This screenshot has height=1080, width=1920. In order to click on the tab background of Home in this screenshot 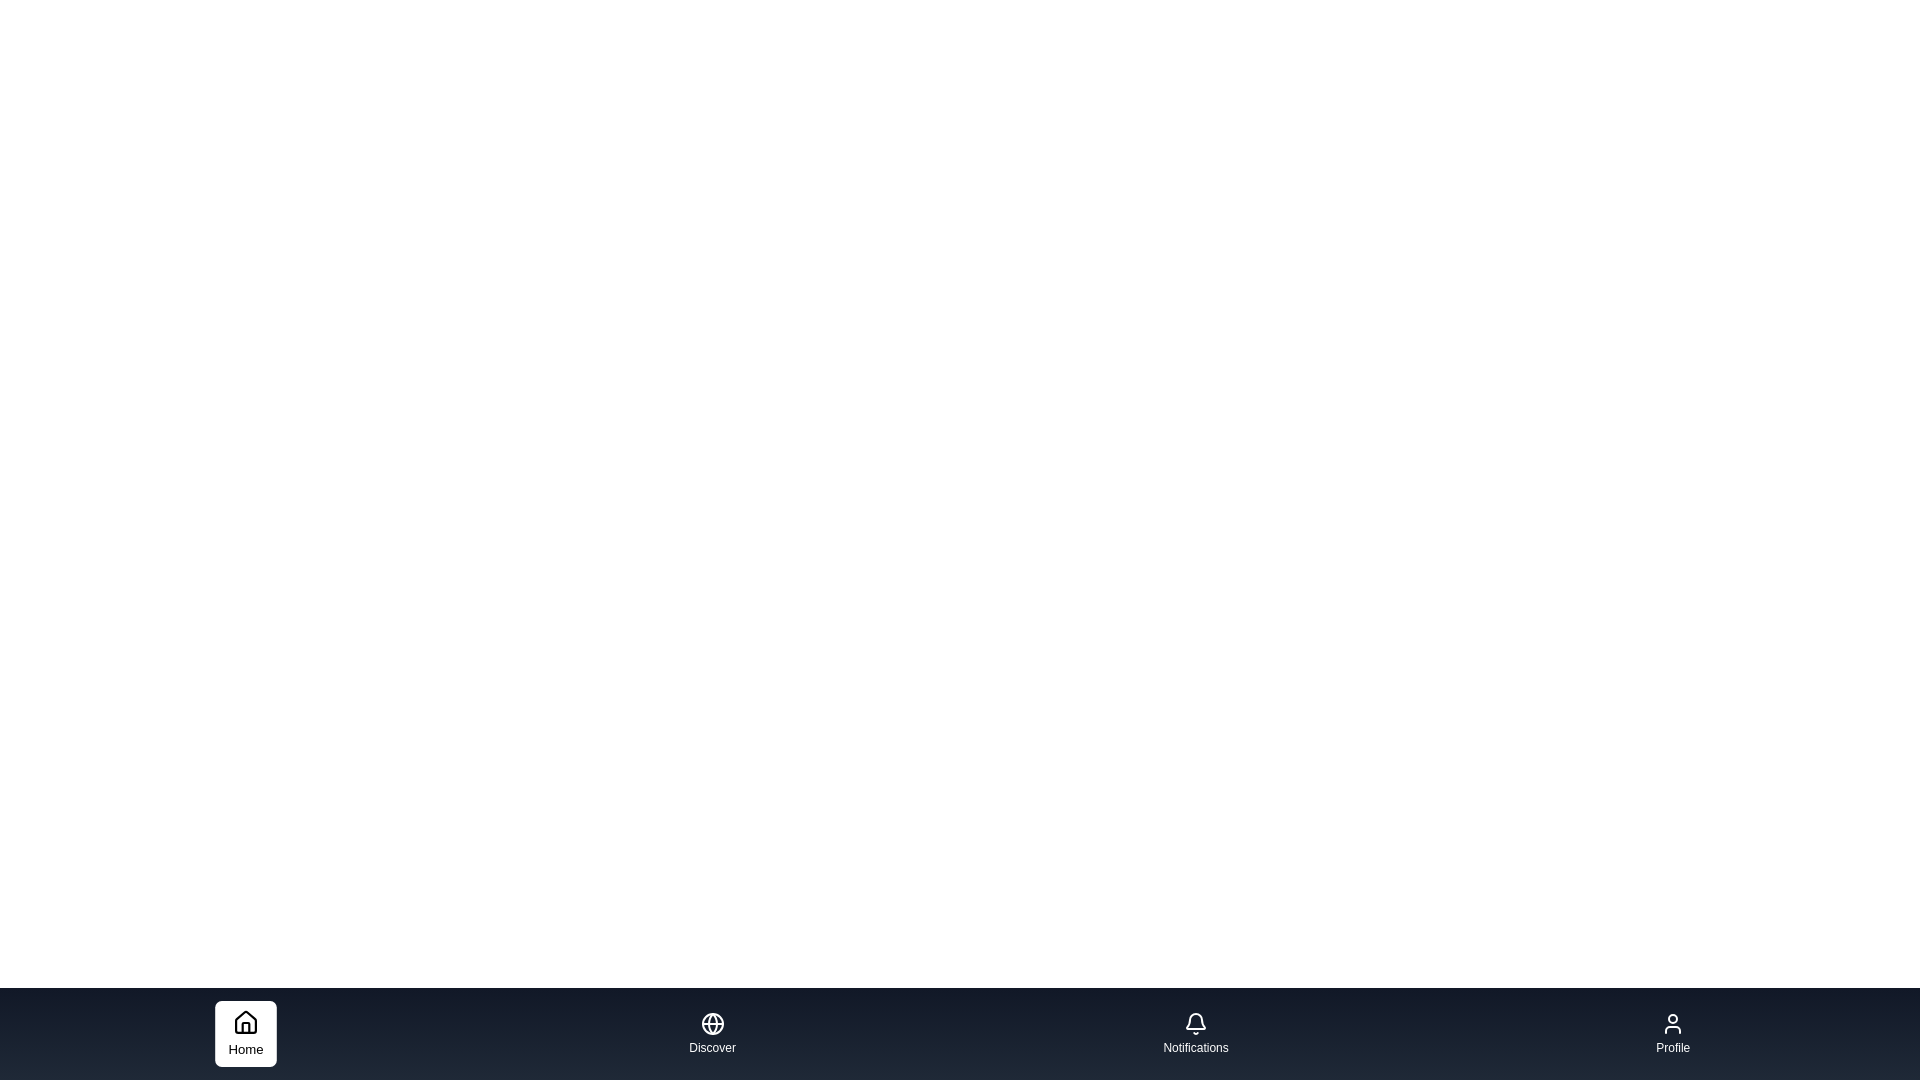, I will do `click(244, 1033)`.